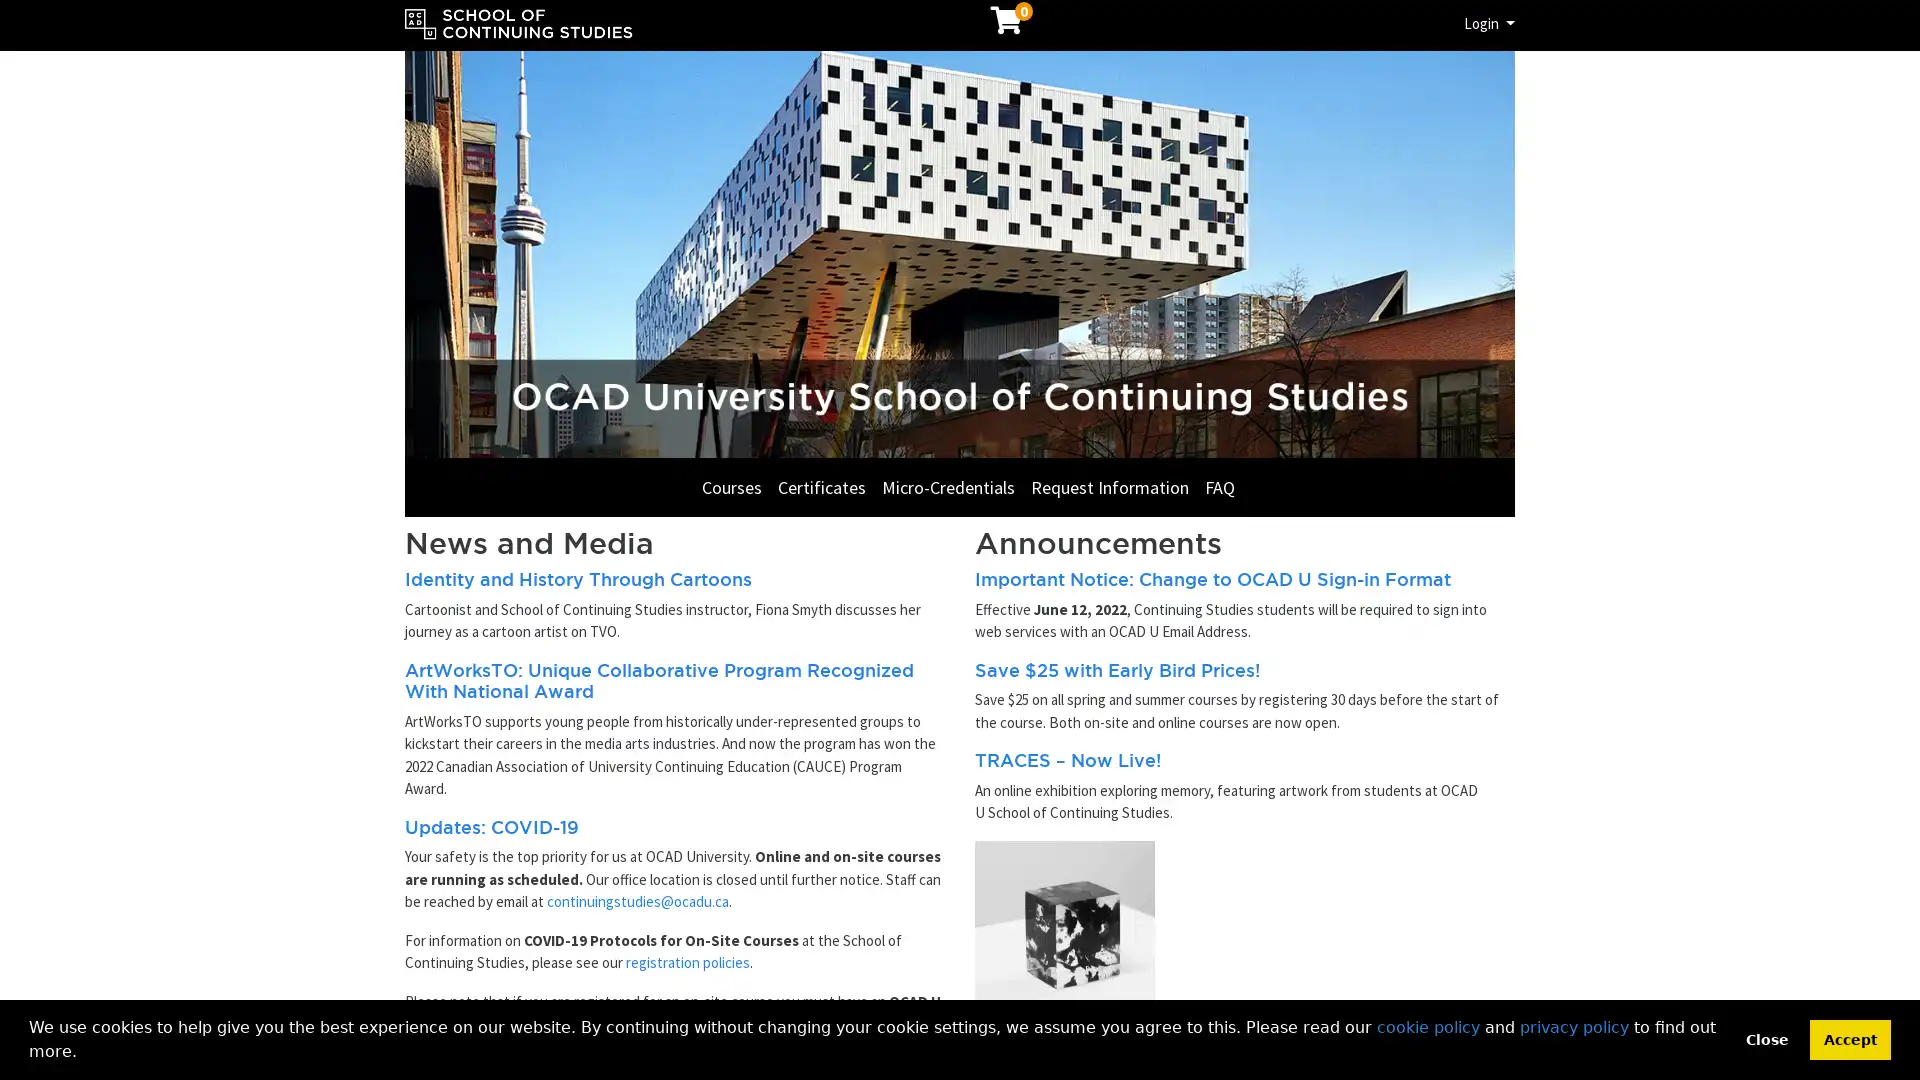 The height and width of the screenshot is (1080, 1920). I want to click on allow cookies, so click(1849, 1038).